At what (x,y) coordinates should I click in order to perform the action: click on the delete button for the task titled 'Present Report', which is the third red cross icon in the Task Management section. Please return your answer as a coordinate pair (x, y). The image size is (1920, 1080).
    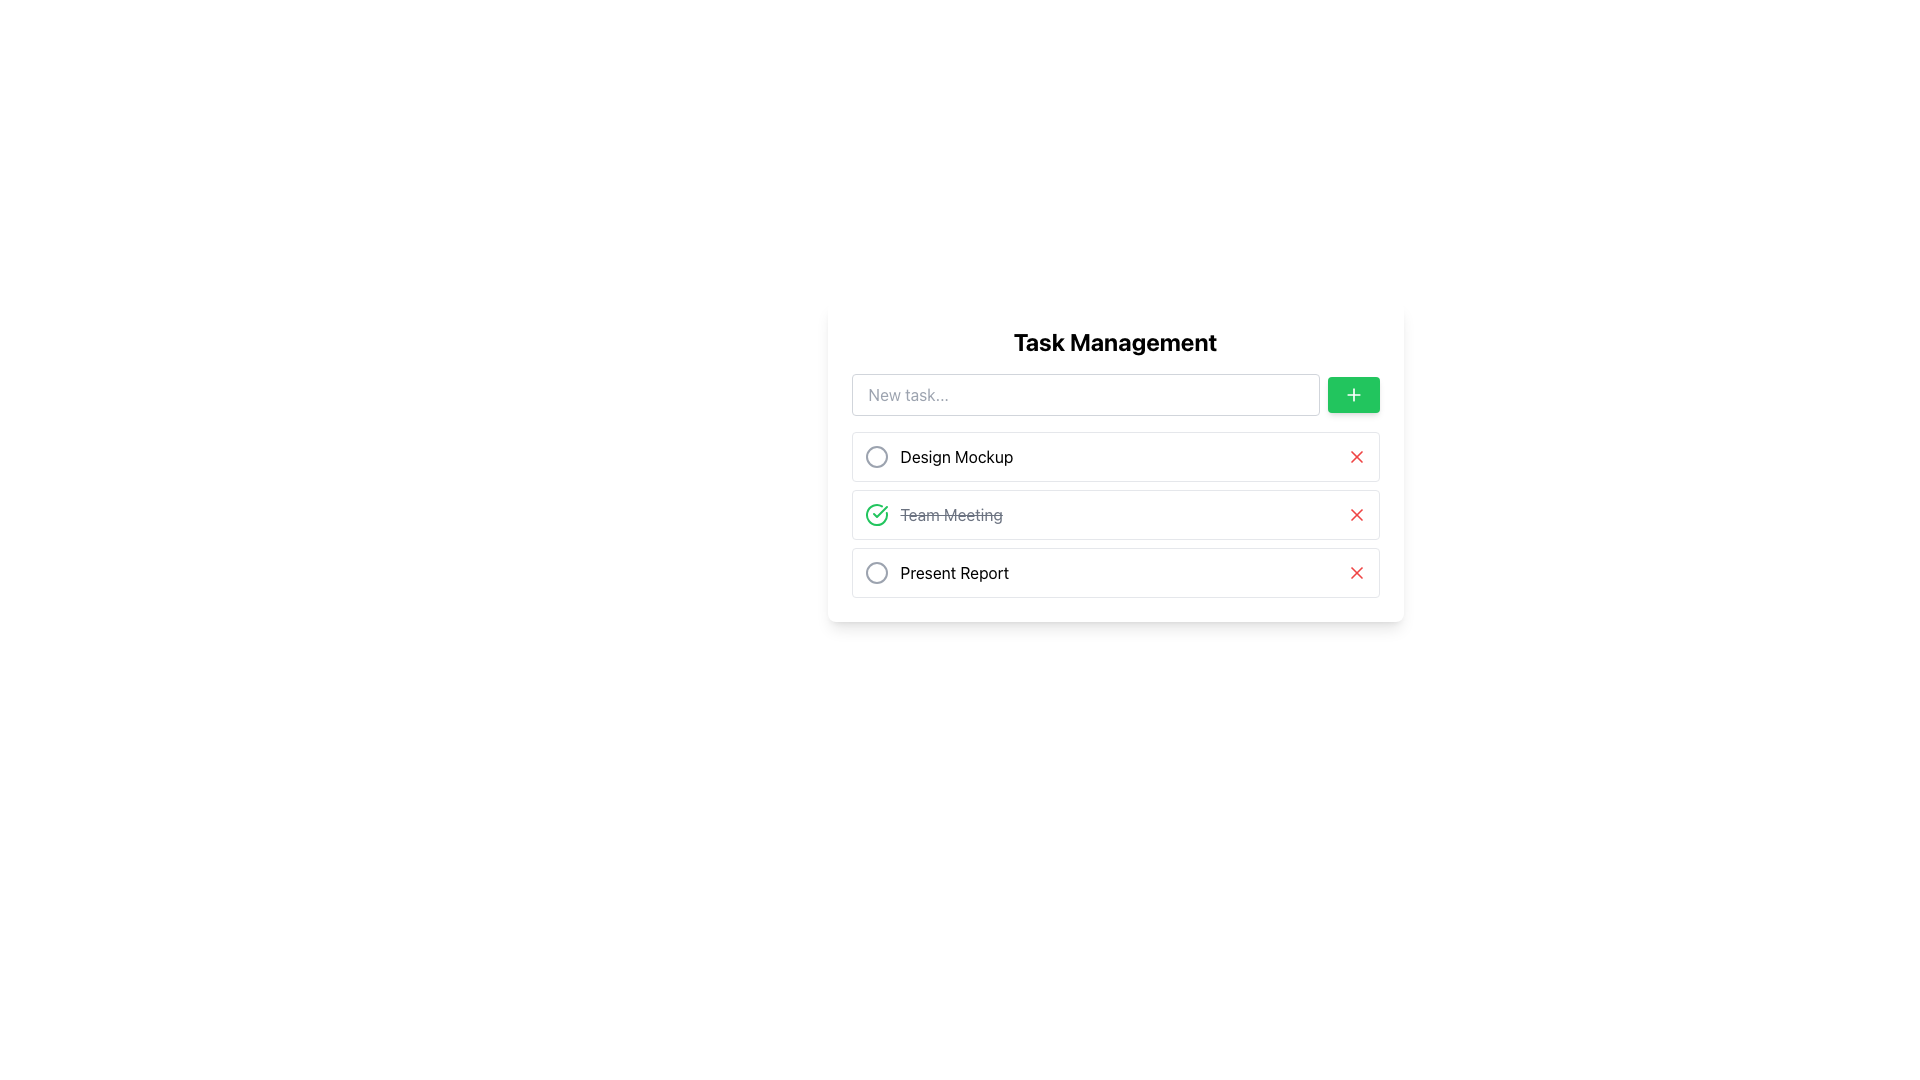
    Looking at the image, I should click on (1356, 573).